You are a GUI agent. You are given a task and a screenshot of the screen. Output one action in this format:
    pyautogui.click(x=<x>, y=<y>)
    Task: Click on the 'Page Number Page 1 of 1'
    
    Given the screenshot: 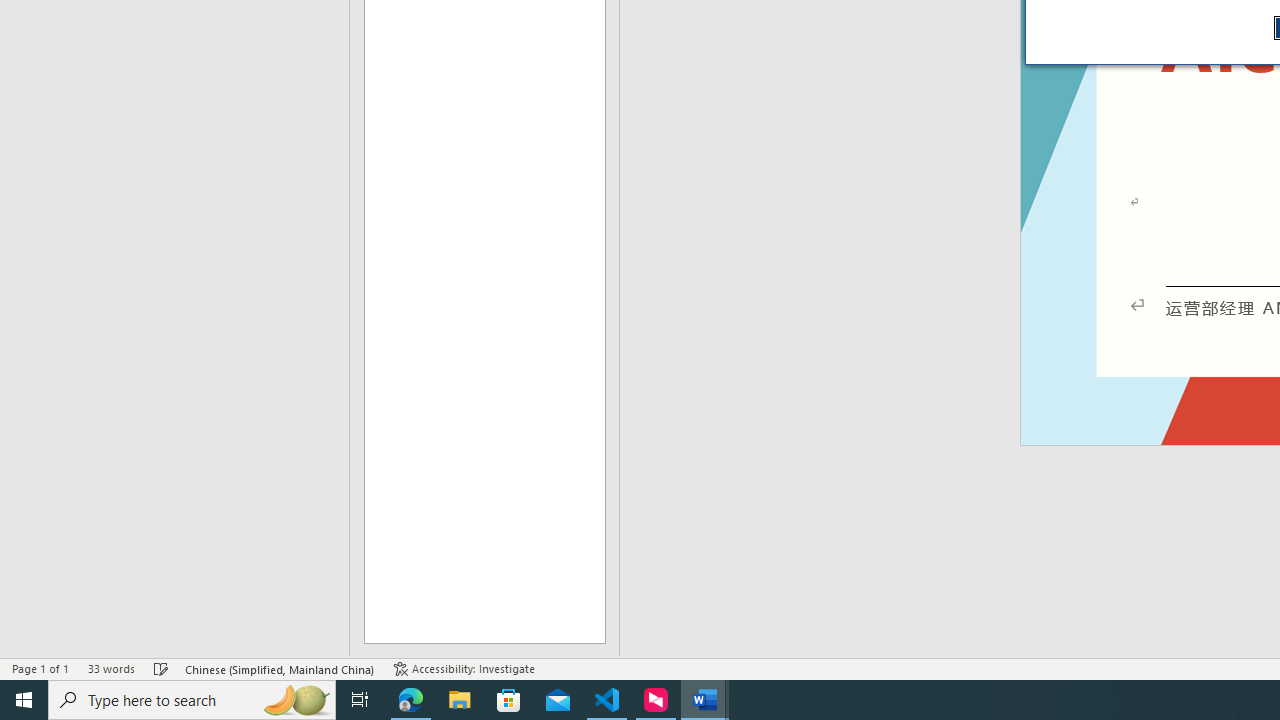 What is the action you would take?
    pyautogui.click(x=40, y=669)
    